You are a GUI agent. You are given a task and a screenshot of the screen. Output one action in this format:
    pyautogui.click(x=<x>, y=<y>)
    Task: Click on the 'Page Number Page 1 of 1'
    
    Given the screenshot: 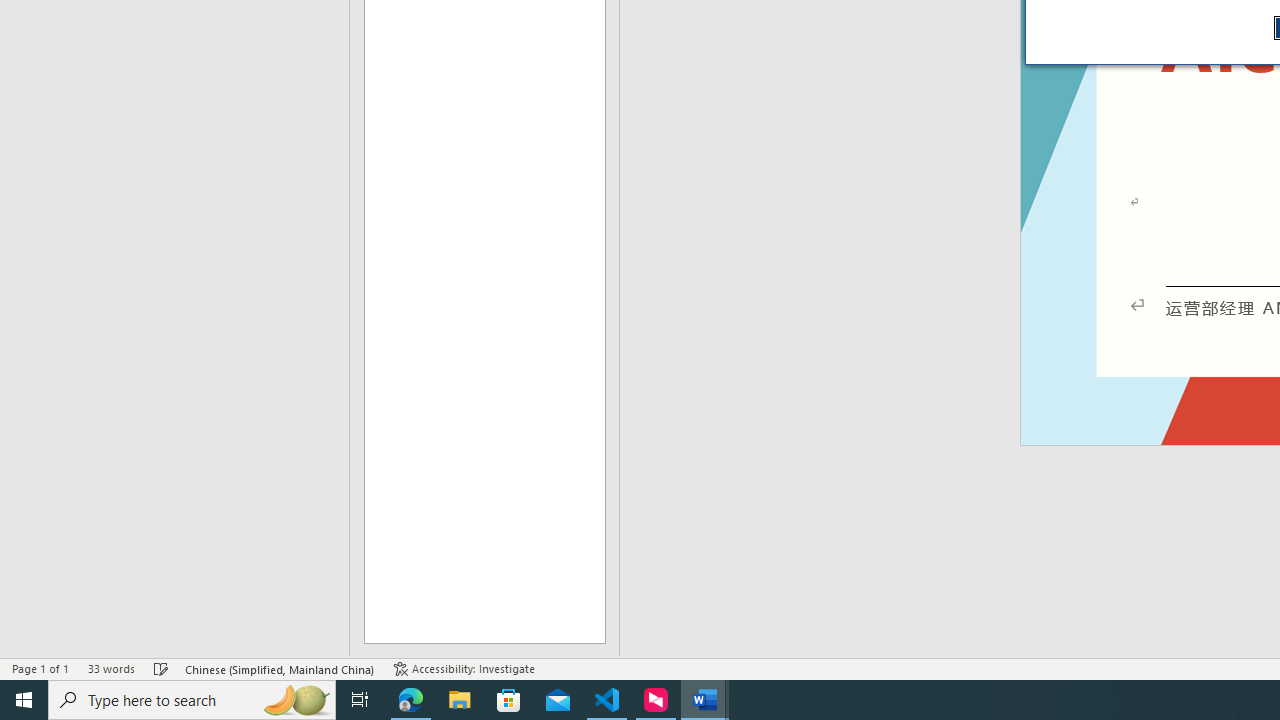 What is the action you would take?
    pyautogui.click(x=40, y=669)
    